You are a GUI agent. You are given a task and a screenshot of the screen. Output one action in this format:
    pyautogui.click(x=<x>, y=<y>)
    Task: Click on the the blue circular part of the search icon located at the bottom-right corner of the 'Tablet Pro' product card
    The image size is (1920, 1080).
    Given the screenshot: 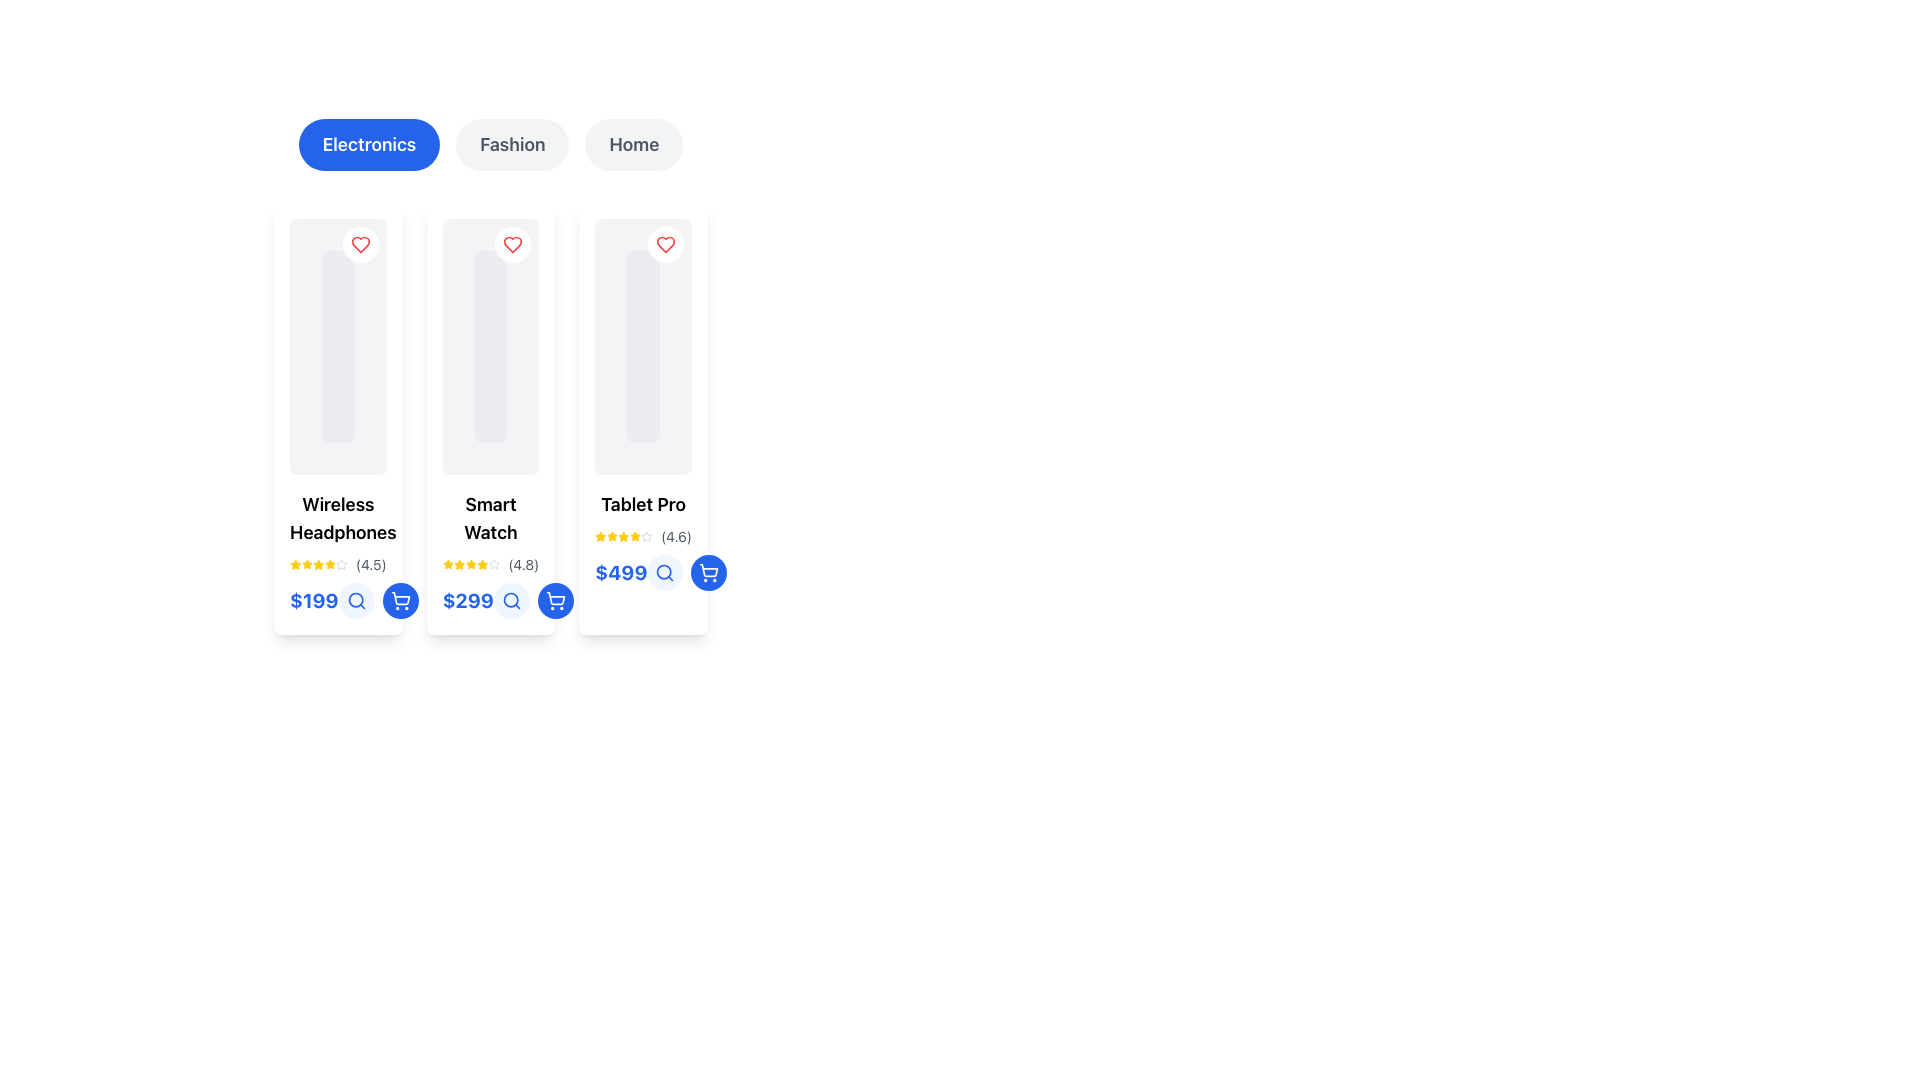 What is the action you would take?
    pyautogui.click(x=664, y=572)
    